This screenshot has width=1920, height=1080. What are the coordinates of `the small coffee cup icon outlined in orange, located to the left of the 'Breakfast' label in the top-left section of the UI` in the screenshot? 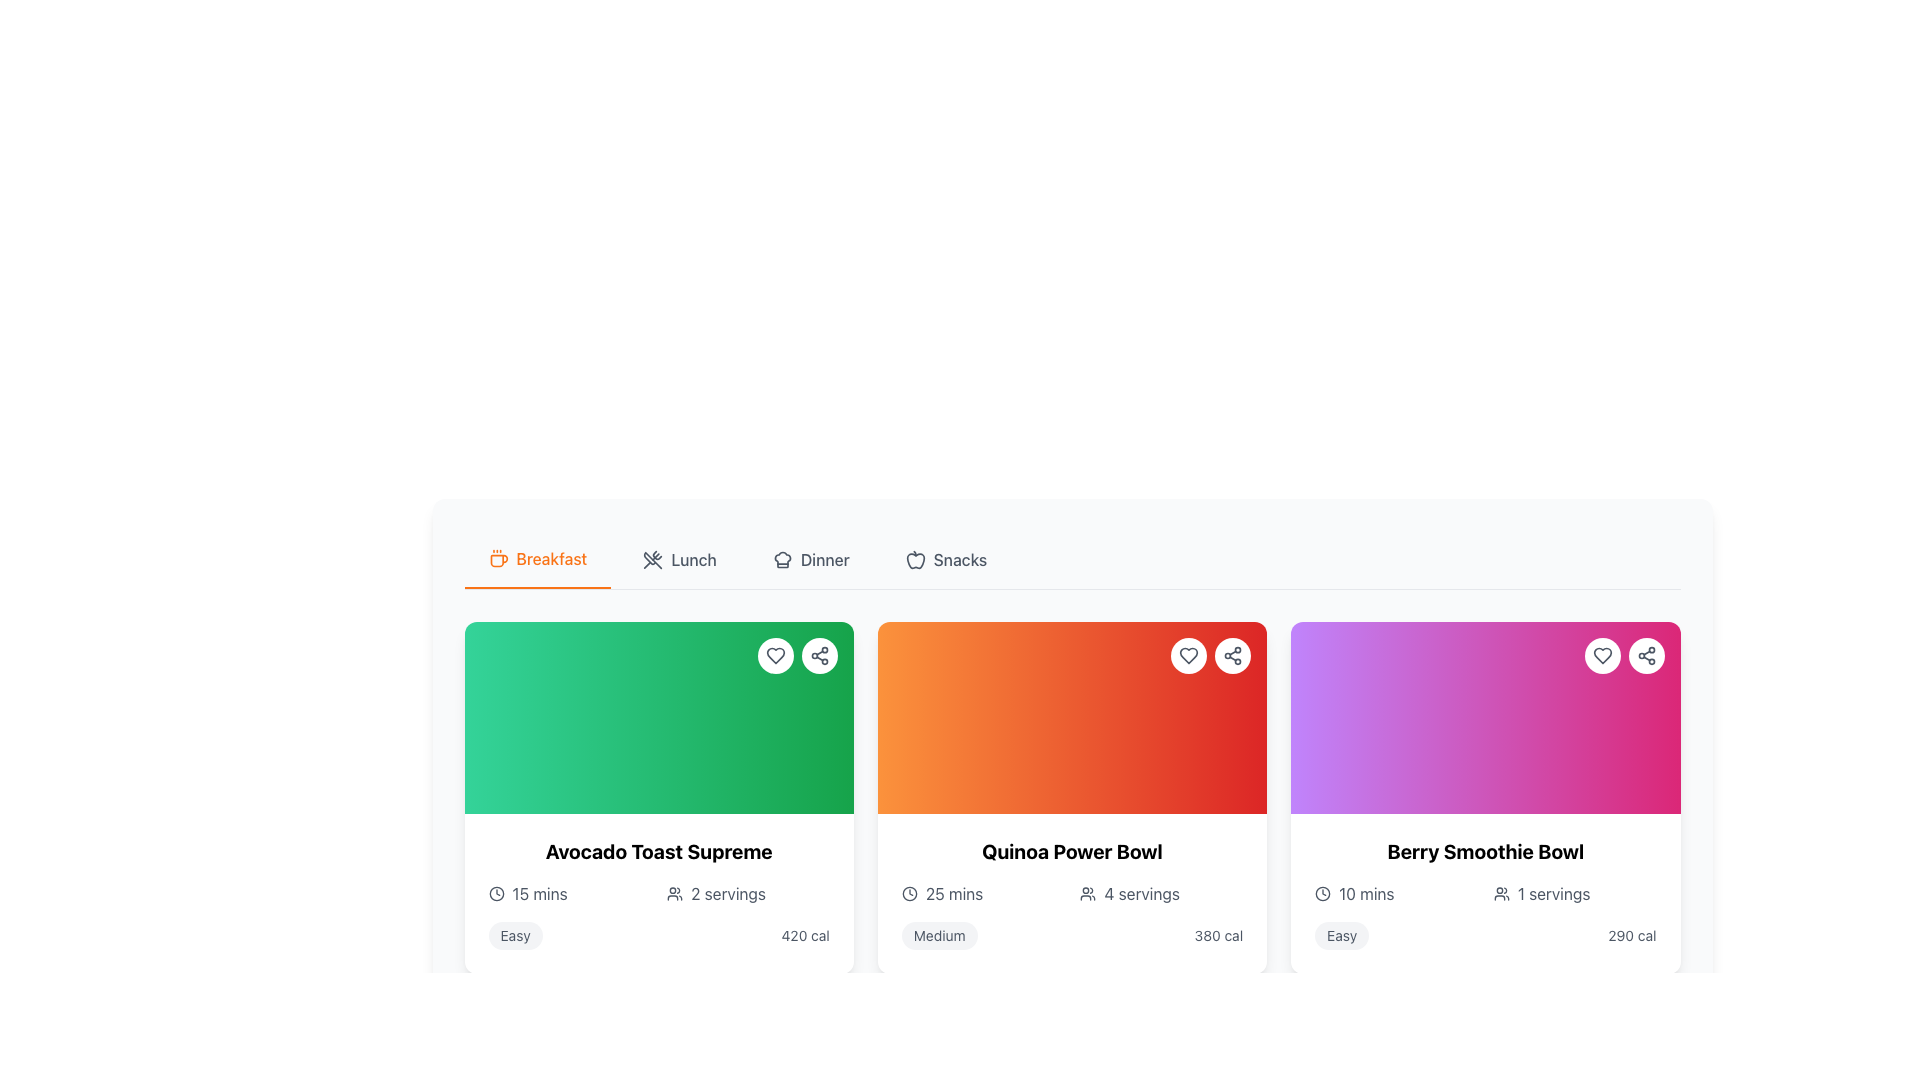 It's located at (498, 559).